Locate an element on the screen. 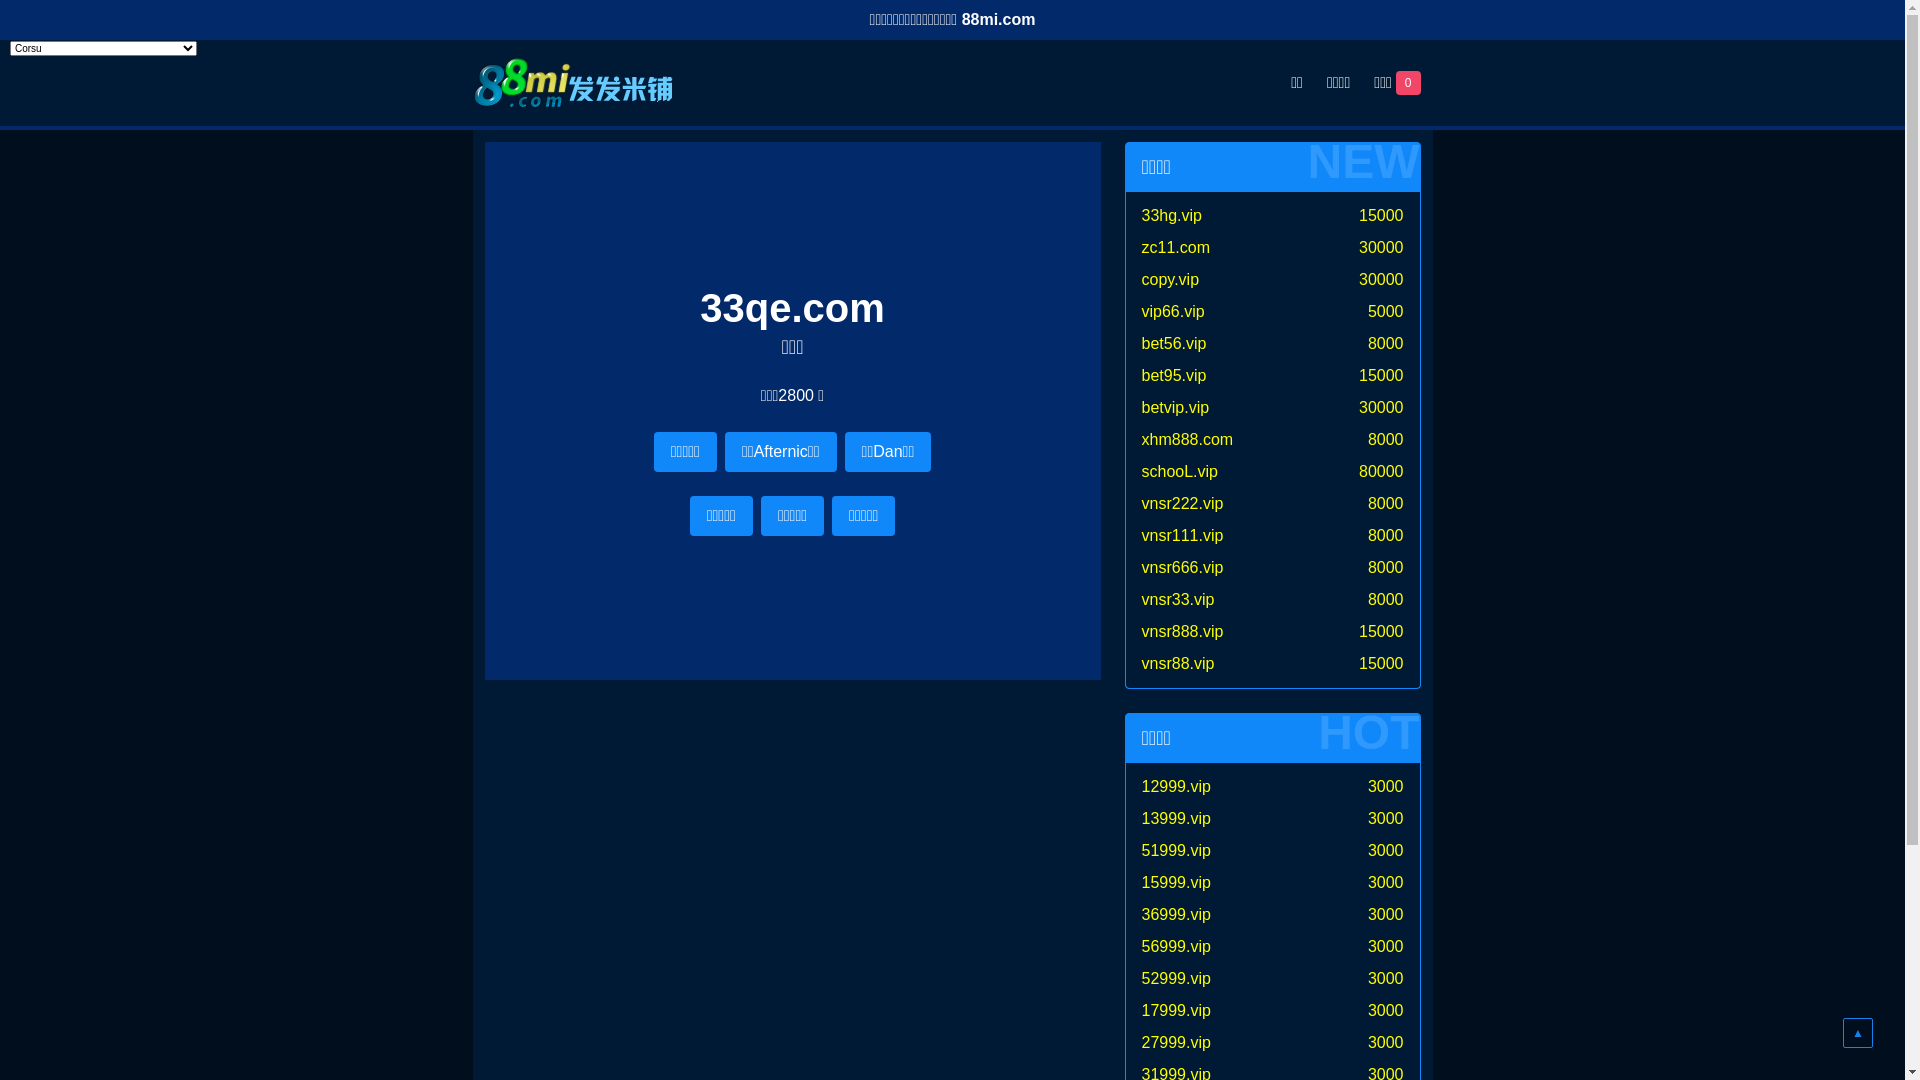 Image resolution: width=1920 pixels, height=1080 pixels. '51999.vip' is located at coordinates (1142, 850).